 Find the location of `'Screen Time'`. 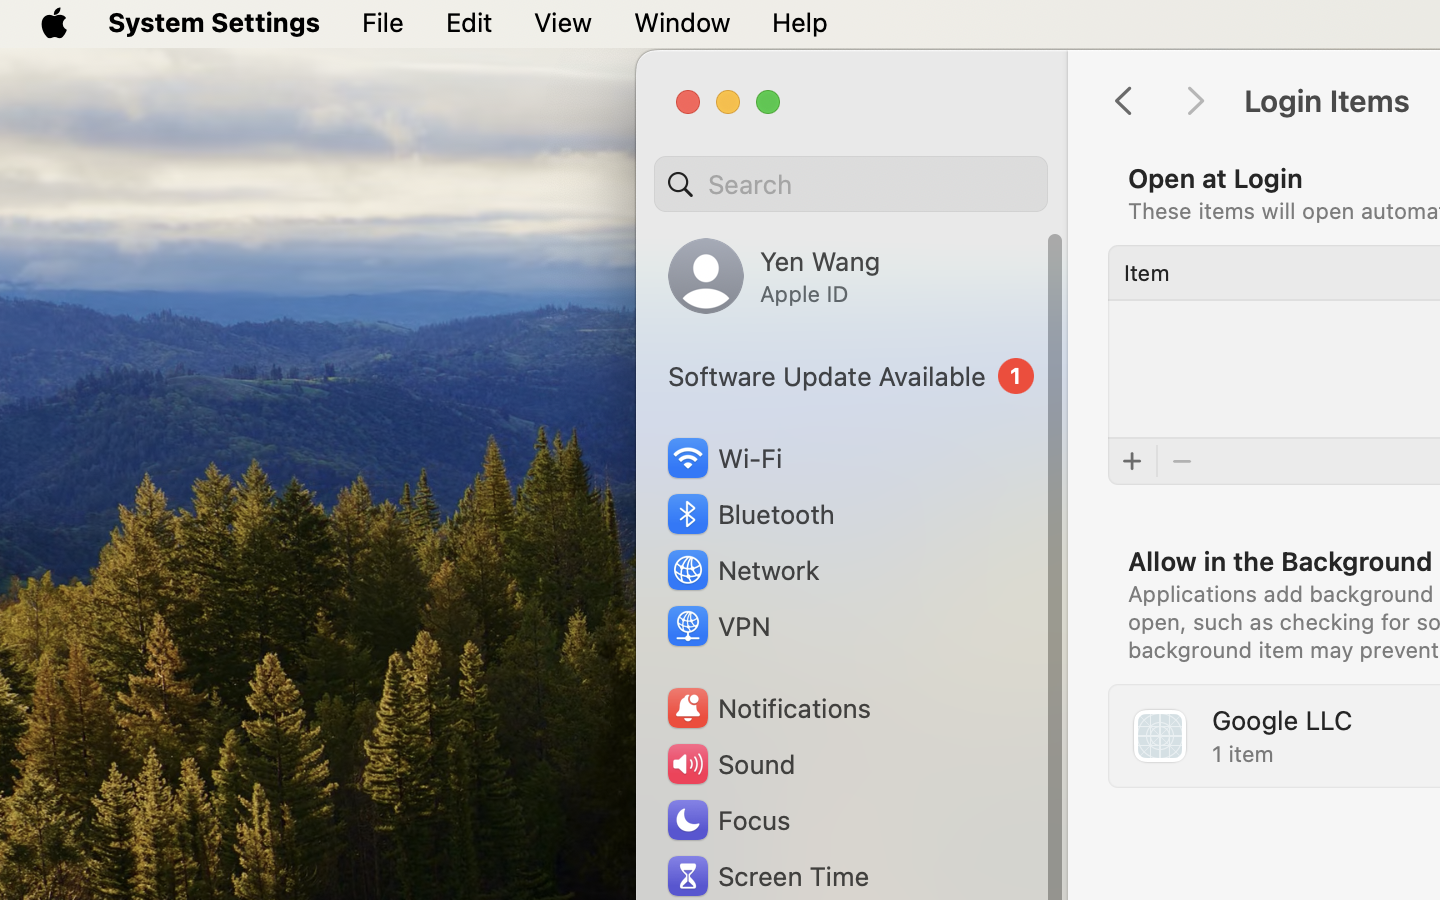

'Screen Time' is located at coordinates (765, 875).